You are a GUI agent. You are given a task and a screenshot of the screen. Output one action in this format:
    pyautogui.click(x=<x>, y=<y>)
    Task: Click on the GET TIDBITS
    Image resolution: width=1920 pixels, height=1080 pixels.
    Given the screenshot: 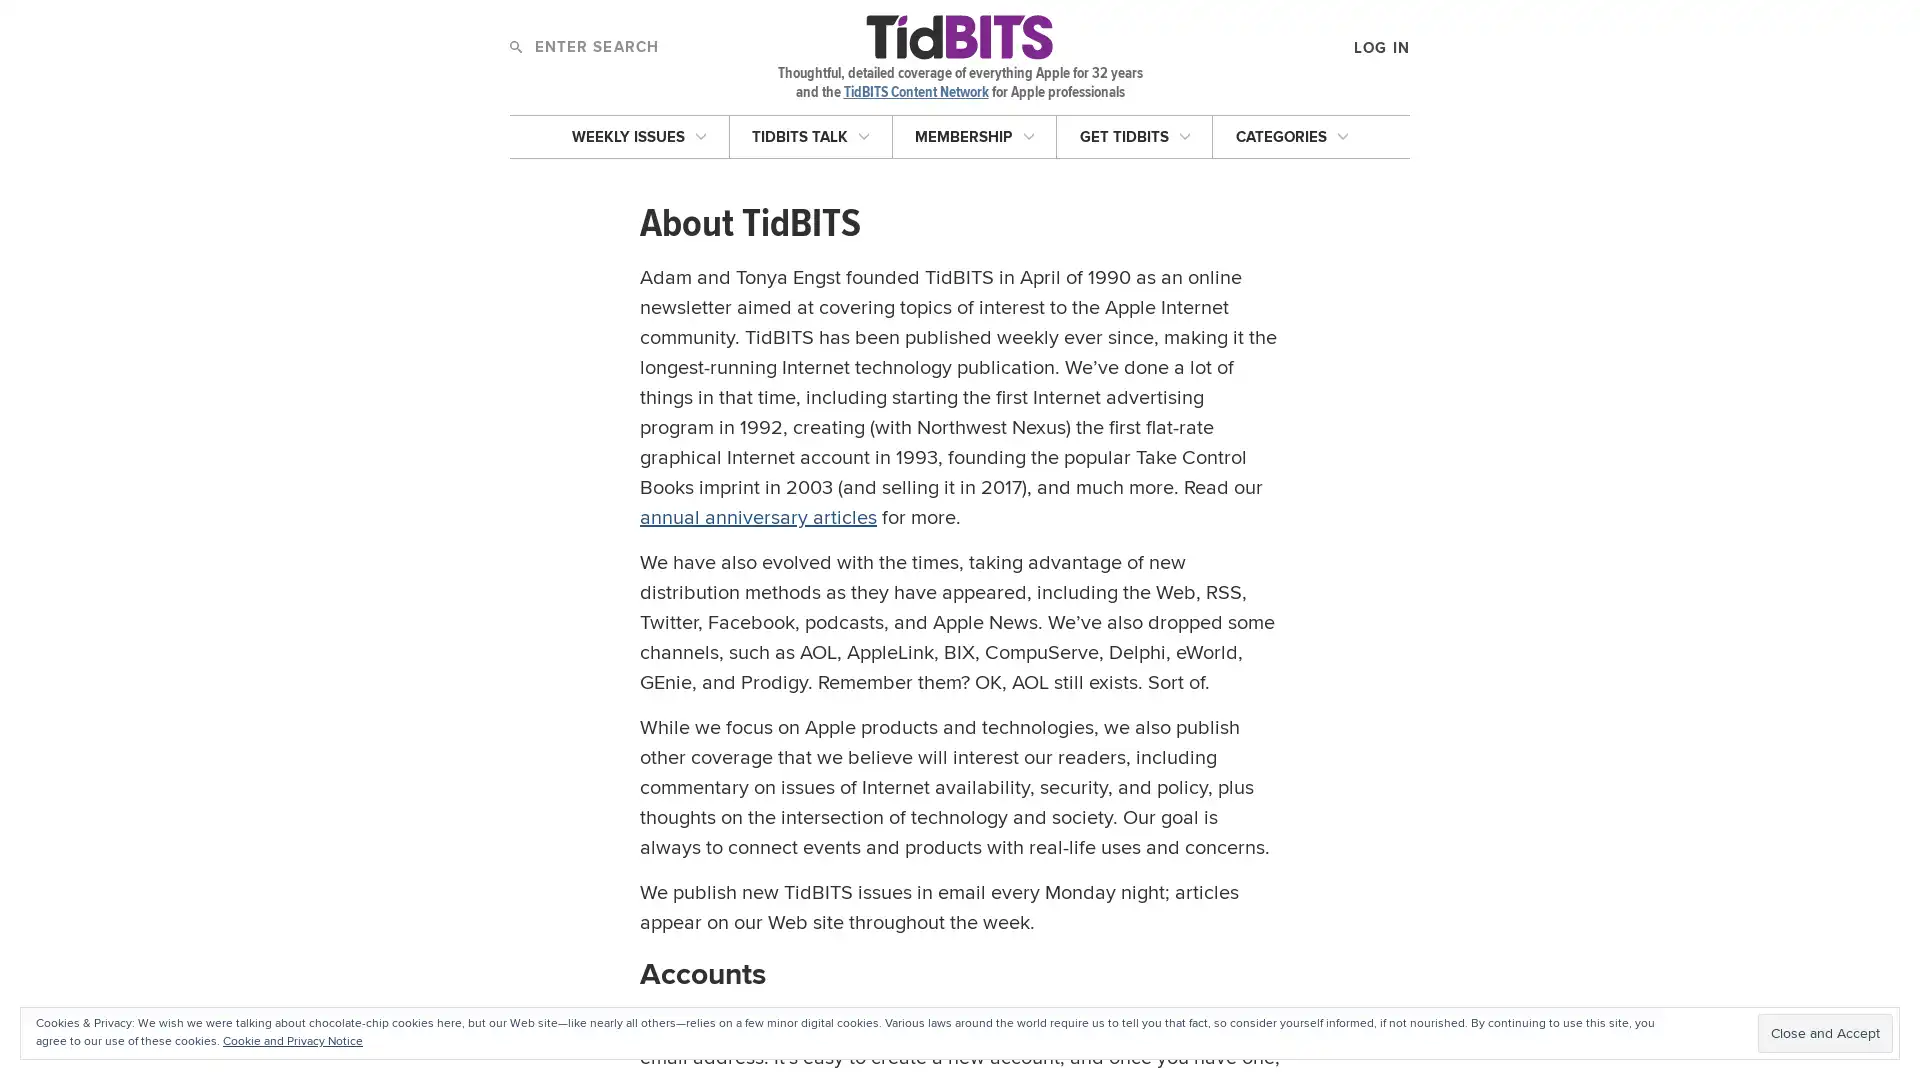 What is the action you would take?
    pyautogui.click(x=1134, y=135)
    